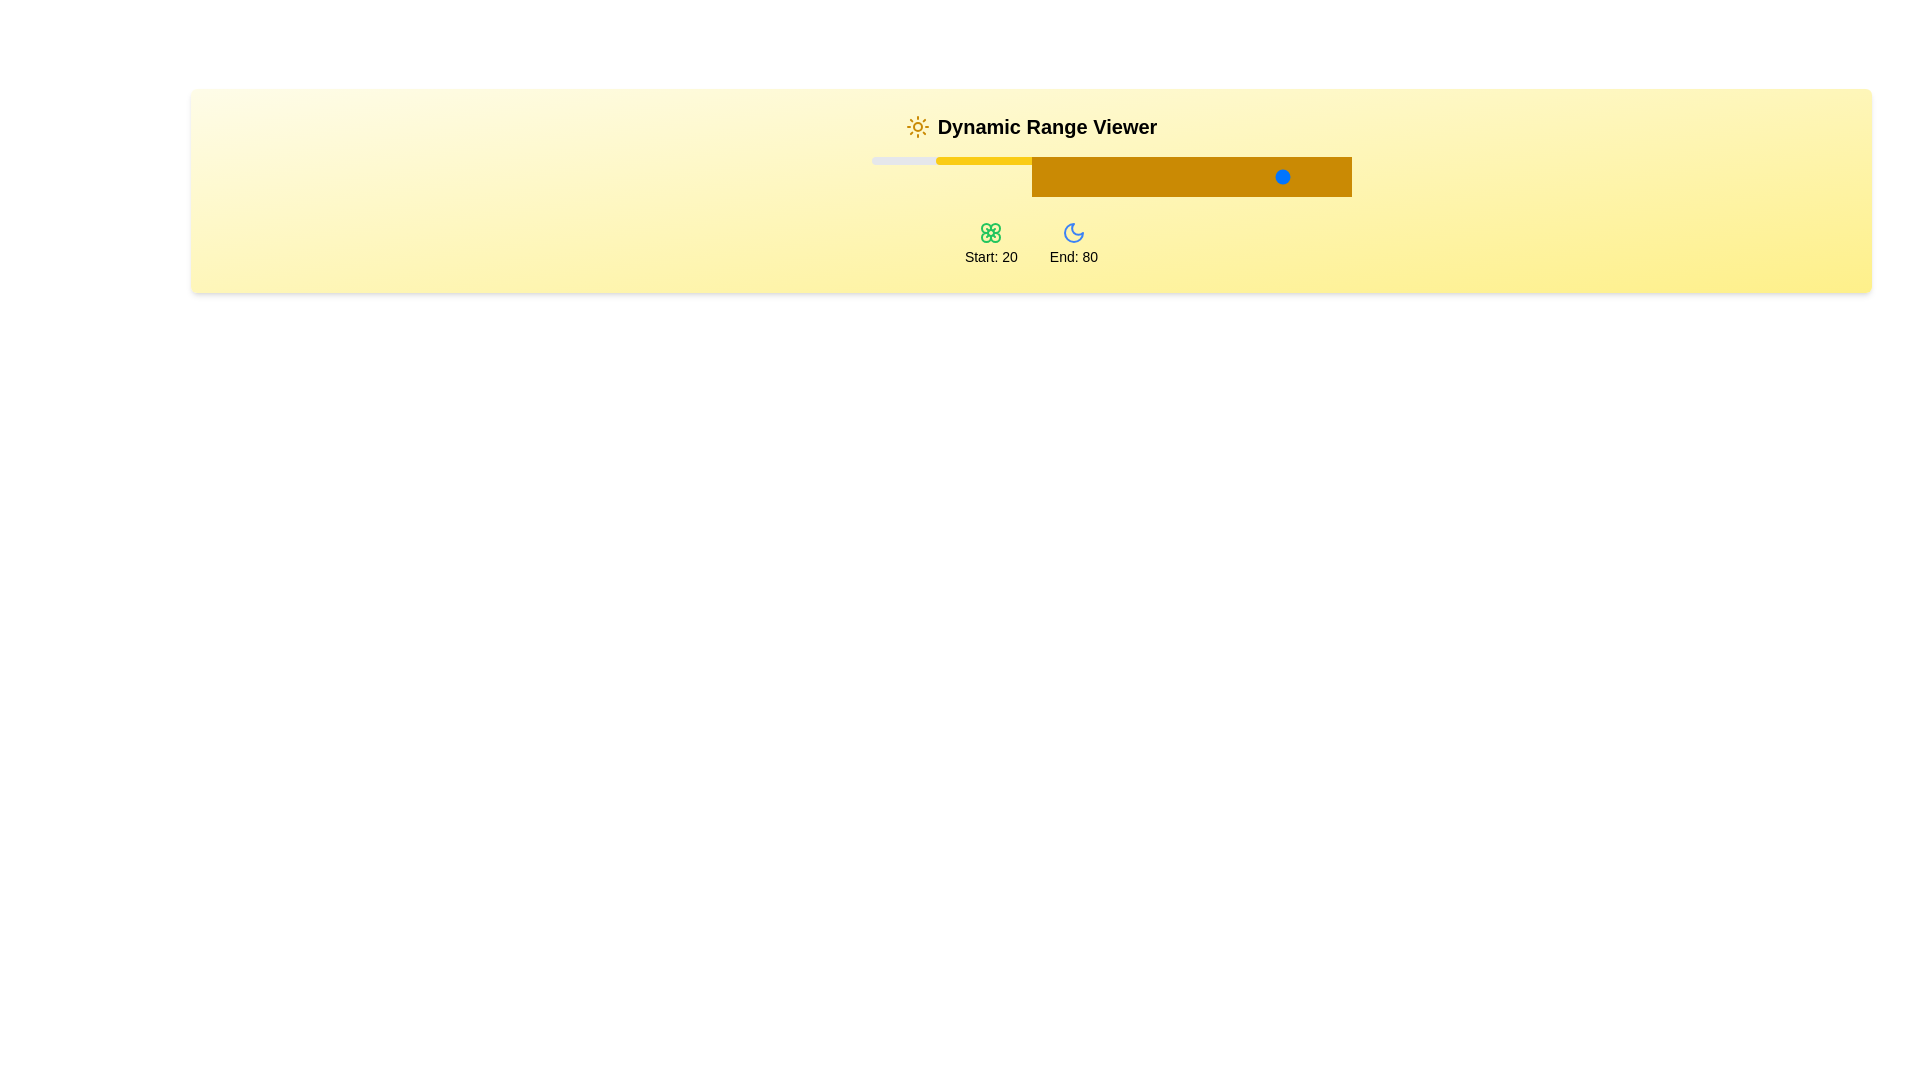 This screenshot has height=1080, width=1920. Describe the element at coordinates (983, 160) in the screenshot. I see `the slider` at that location.